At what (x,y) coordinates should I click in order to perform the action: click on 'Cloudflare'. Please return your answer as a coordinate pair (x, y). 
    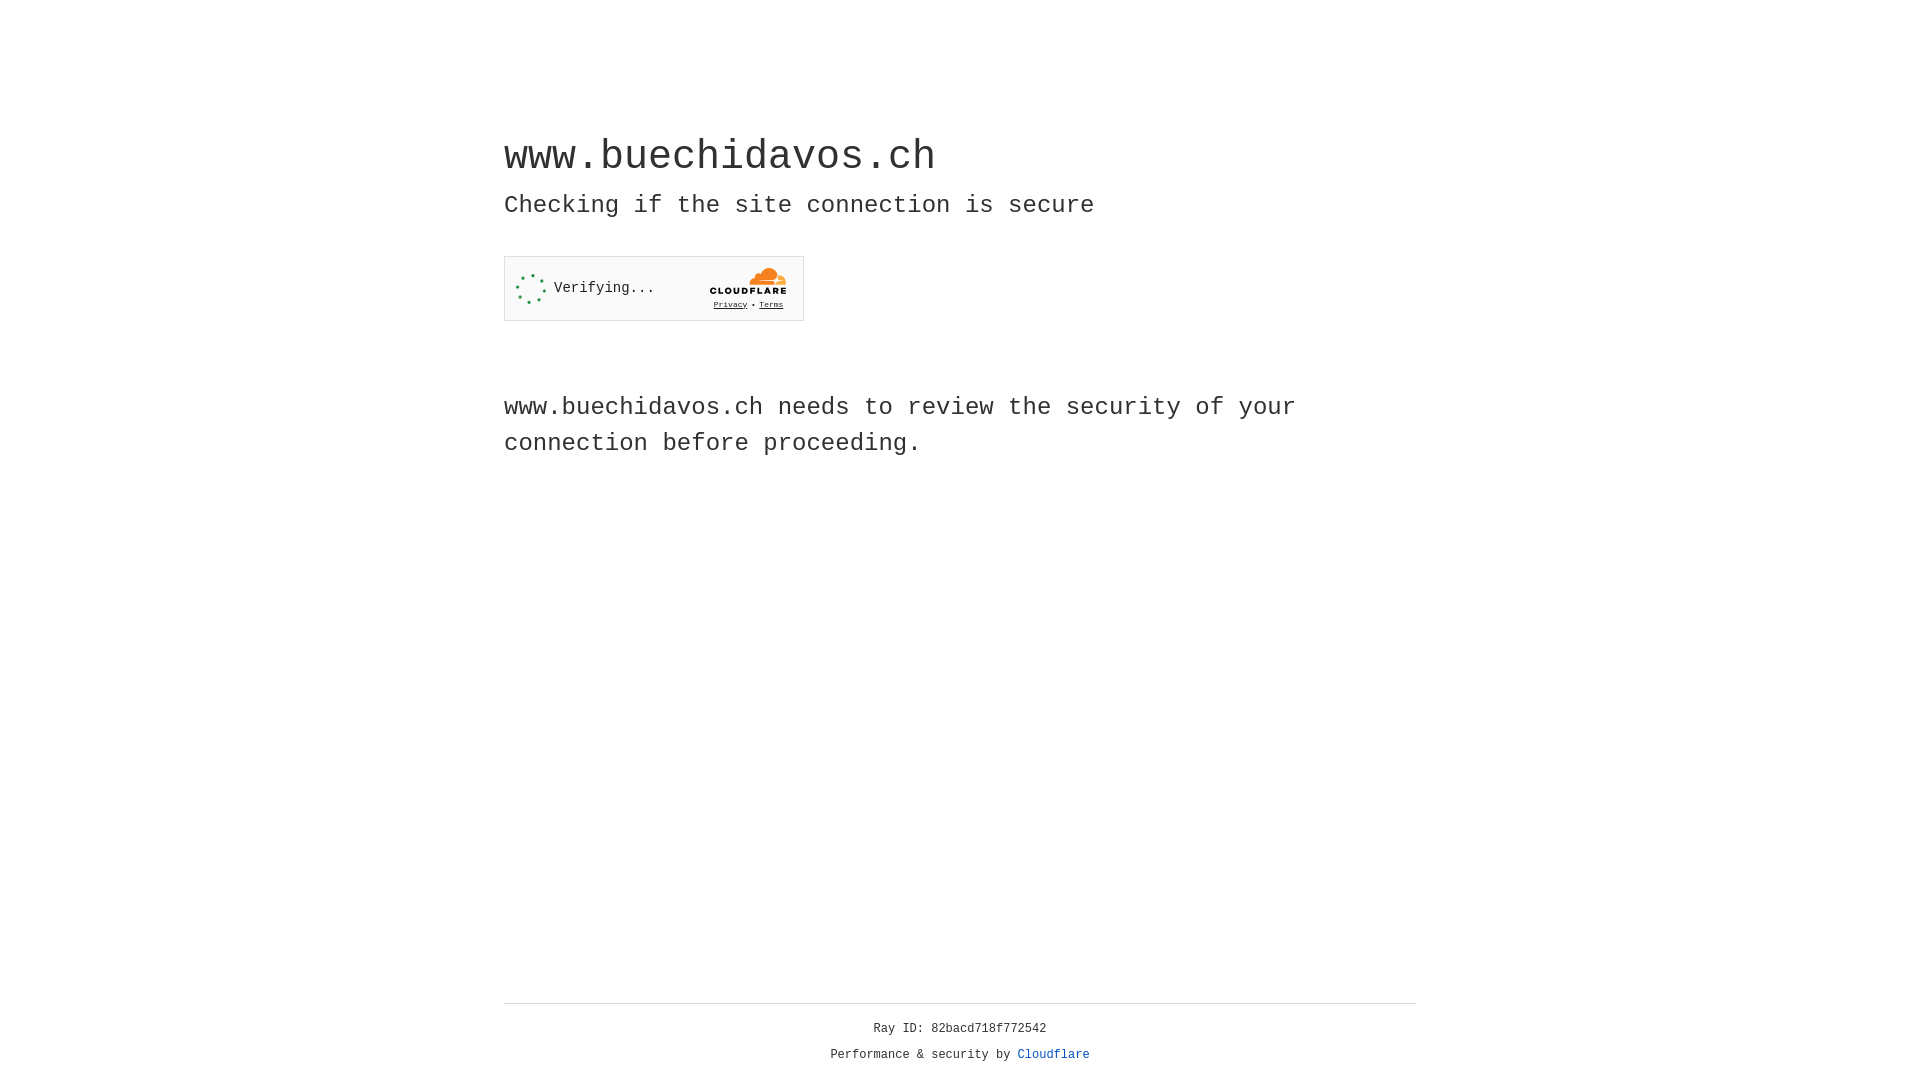
    Looking at the image, I should click on (1053, 1054).